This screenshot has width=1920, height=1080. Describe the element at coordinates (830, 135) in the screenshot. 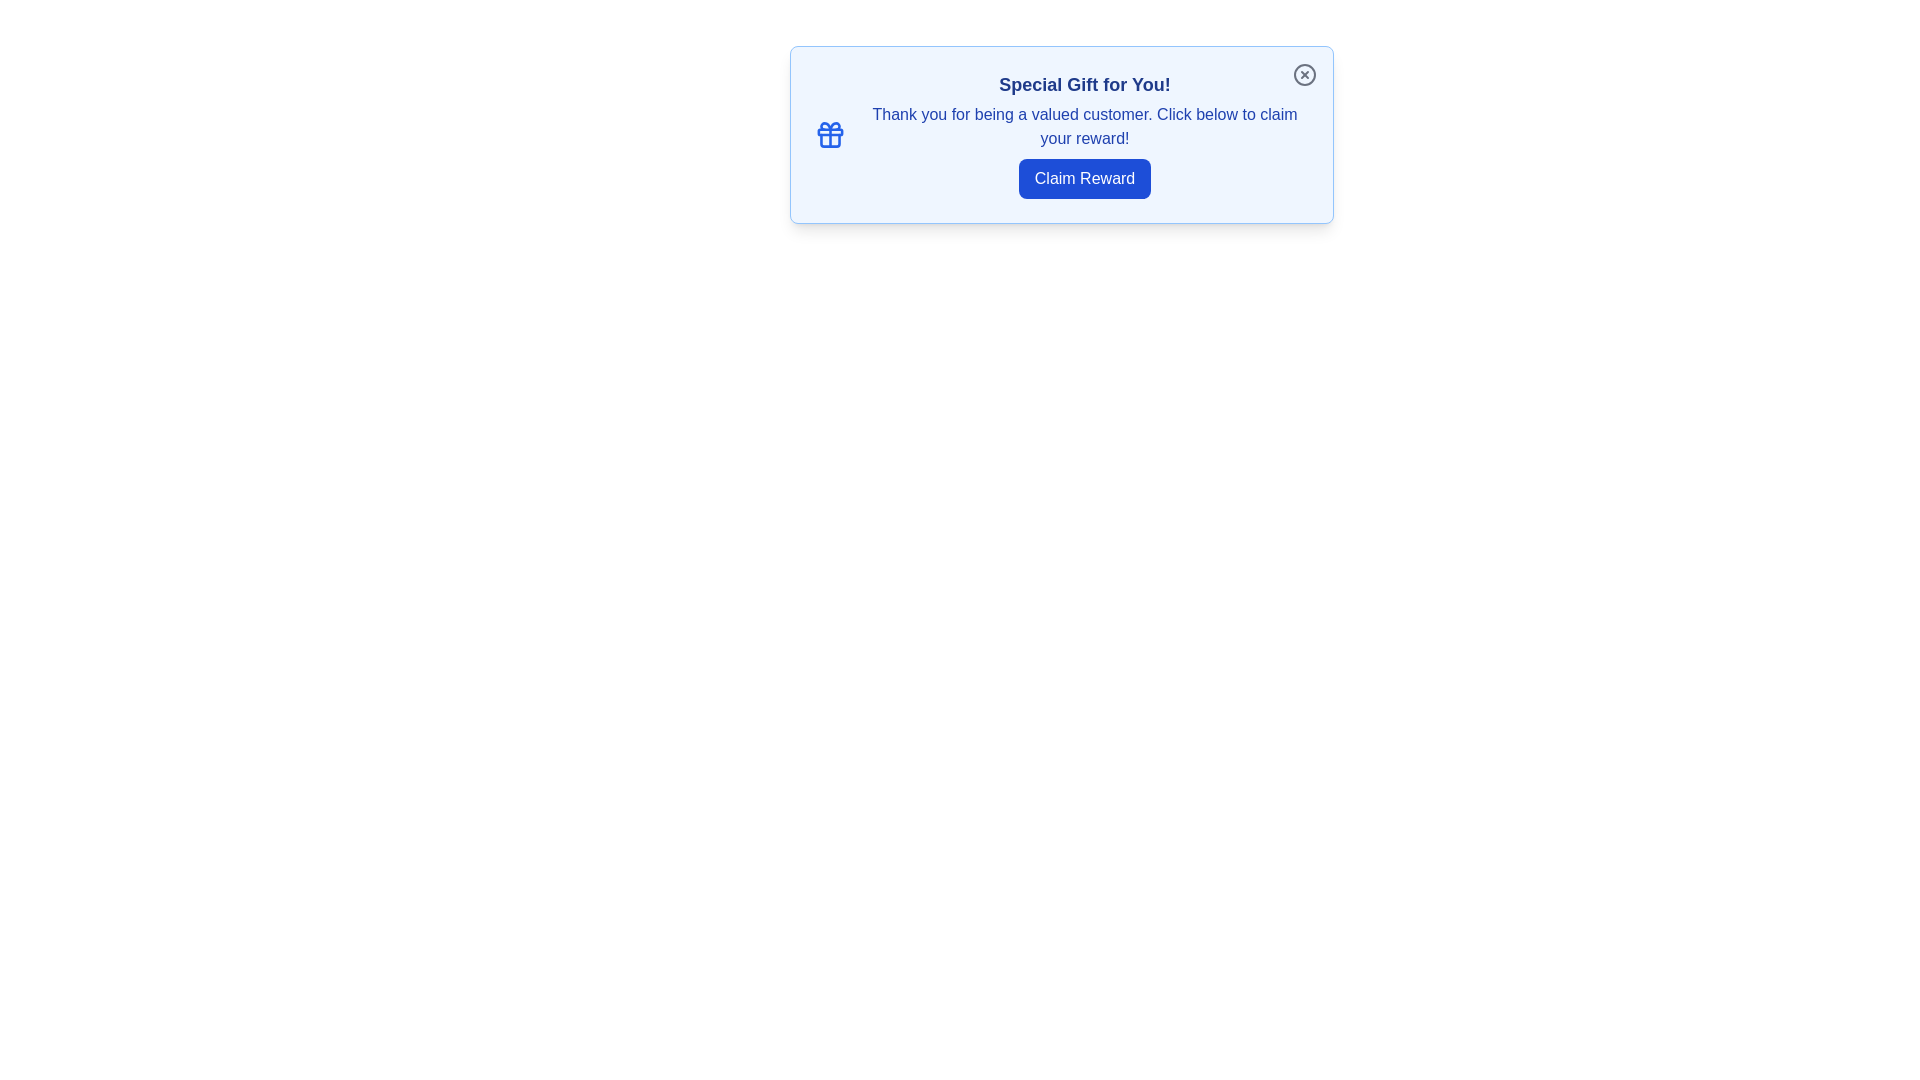

I see `the gift icon in the notification to focus on it` at that location.